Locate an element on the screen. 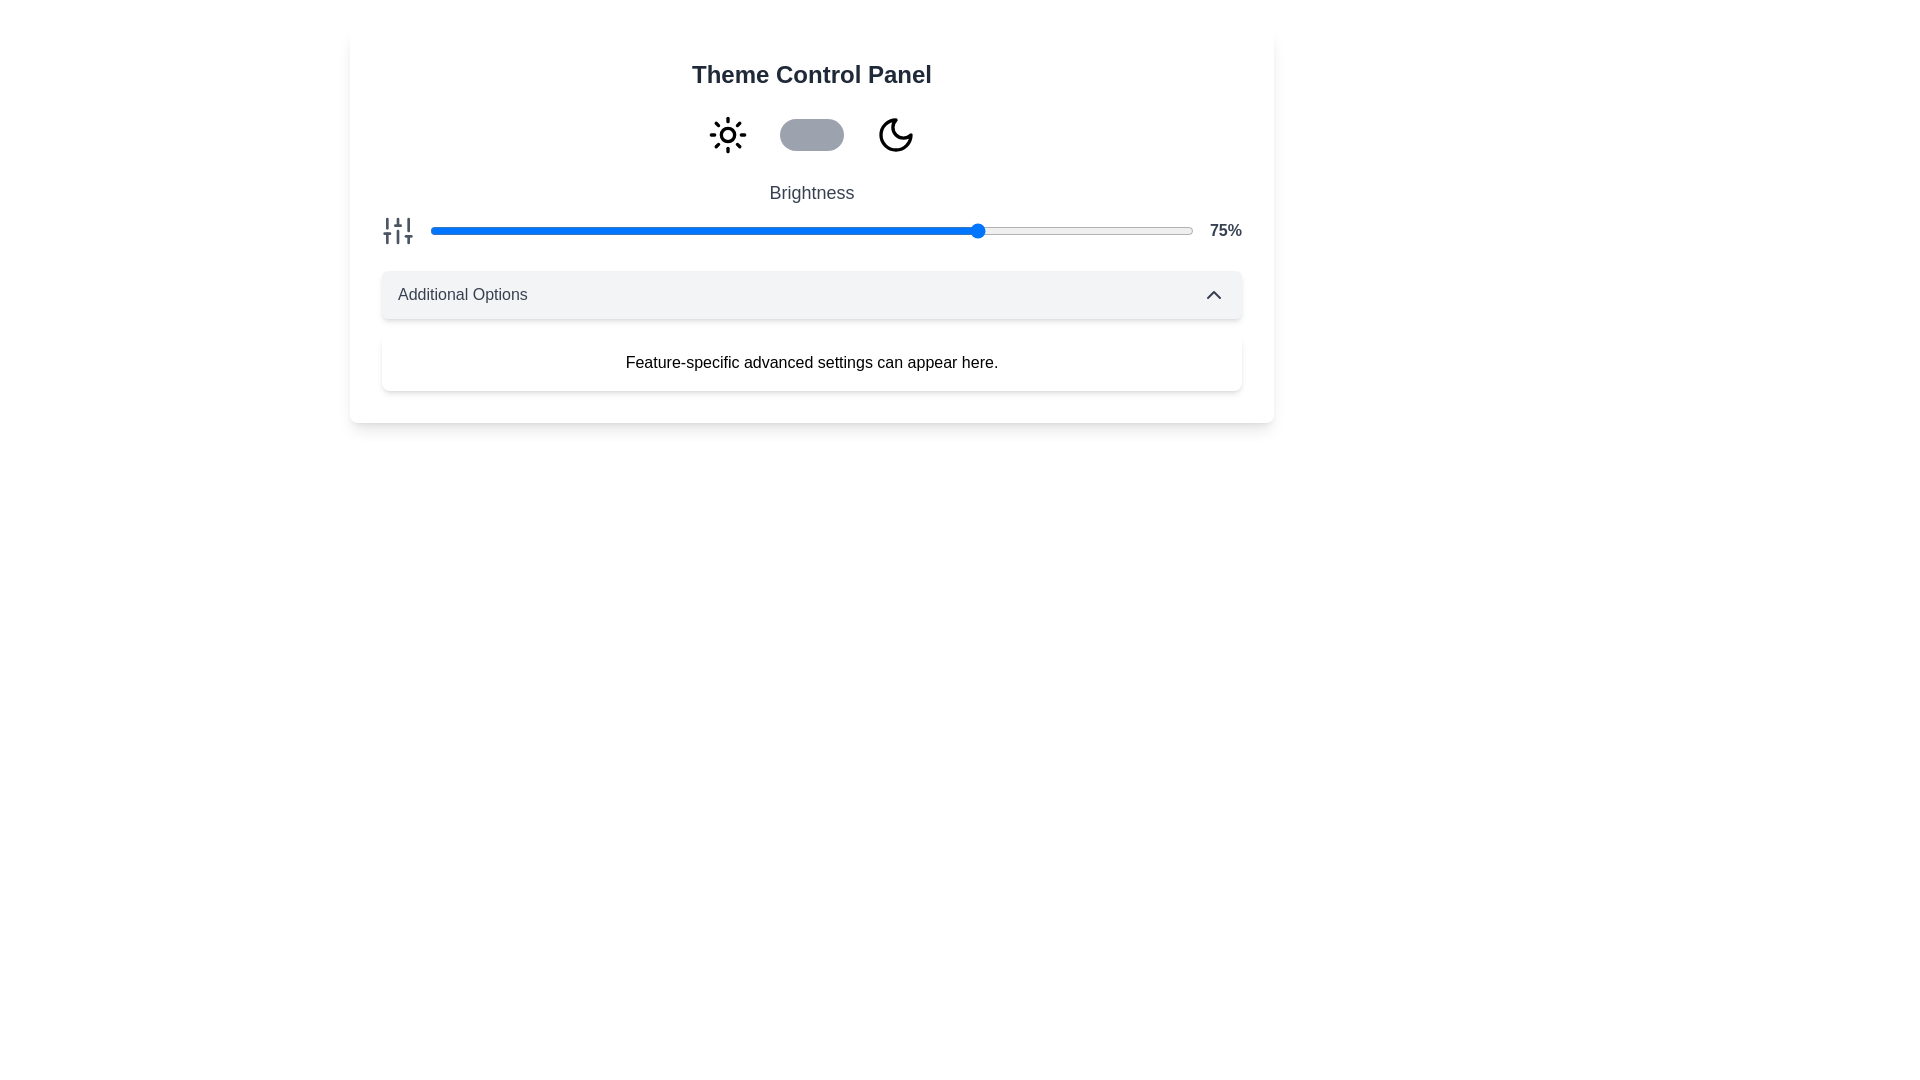  the toggle icon located within the 'Additional Options' panel is located at coordinates (1213, 294).